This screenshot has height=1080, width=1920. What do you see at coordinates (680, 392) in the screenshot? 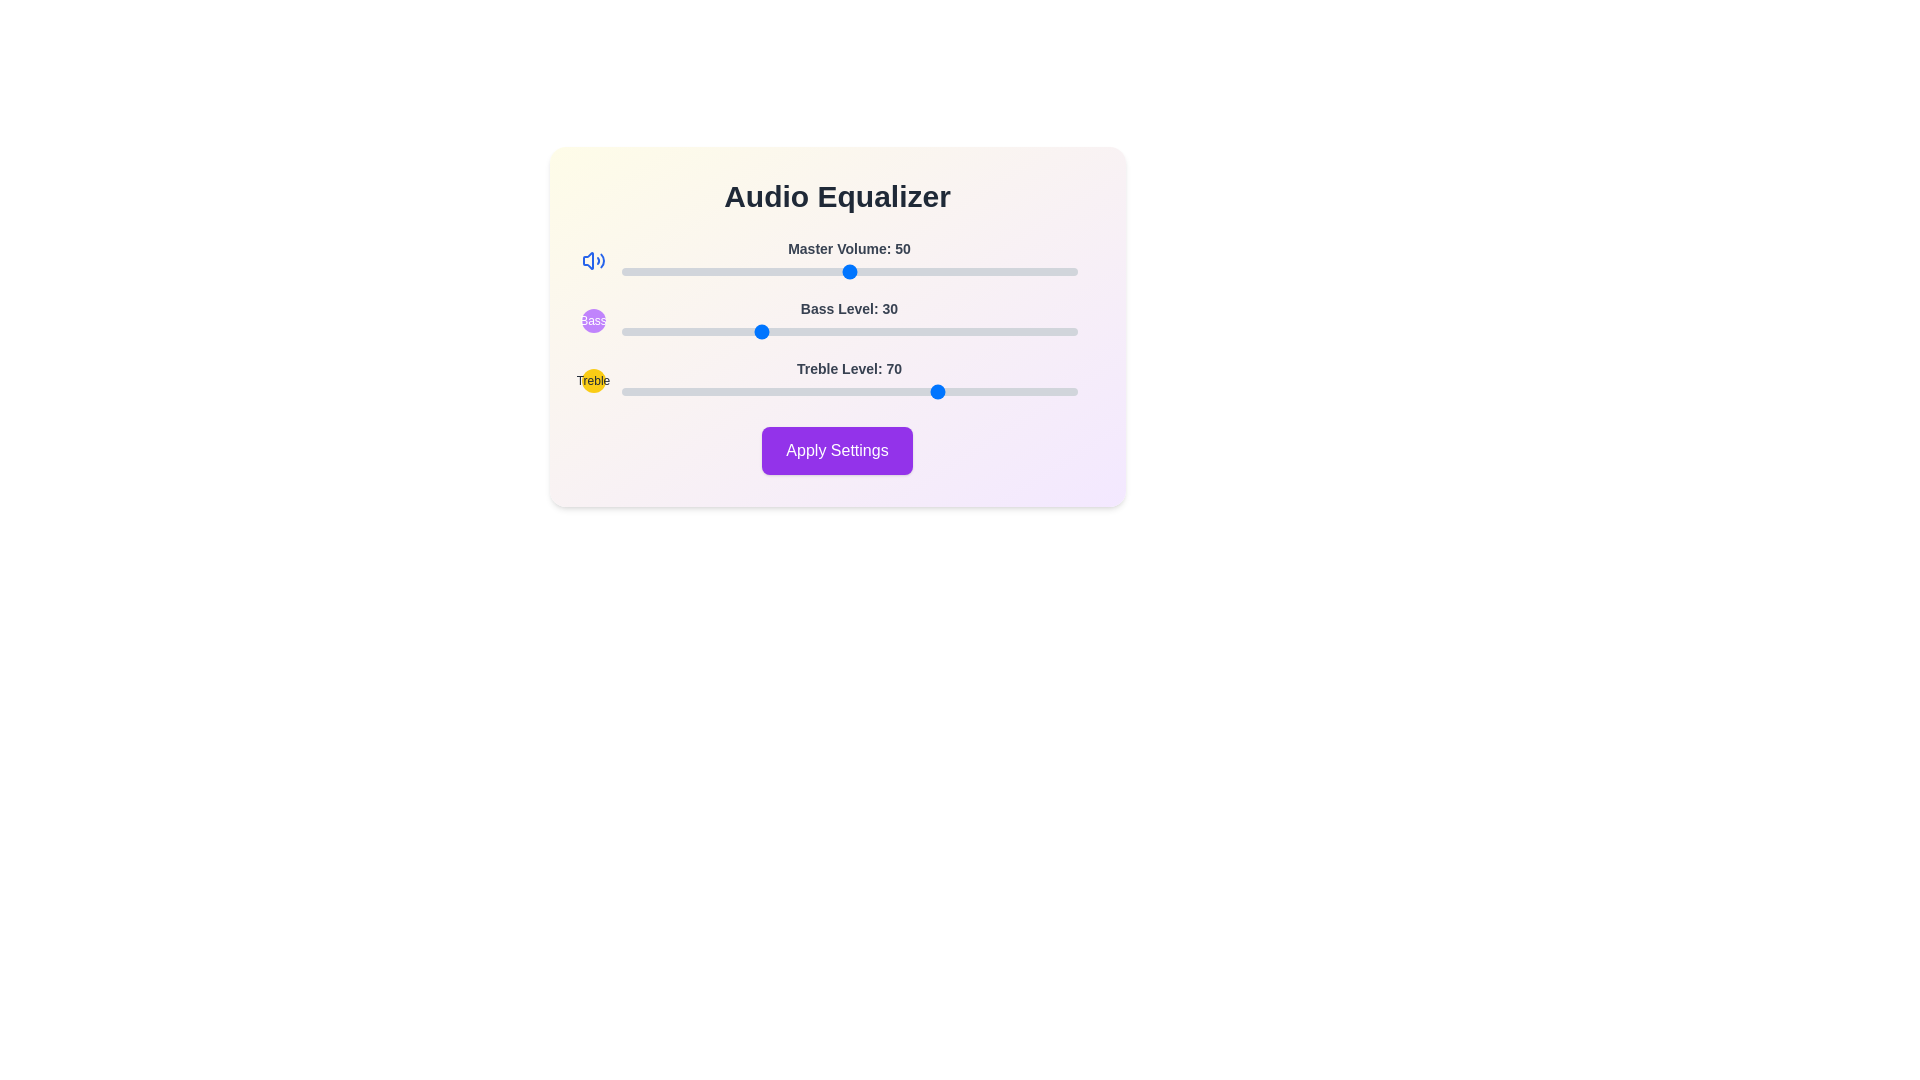
I see `Treble Level` at bounding box center [680, 392].